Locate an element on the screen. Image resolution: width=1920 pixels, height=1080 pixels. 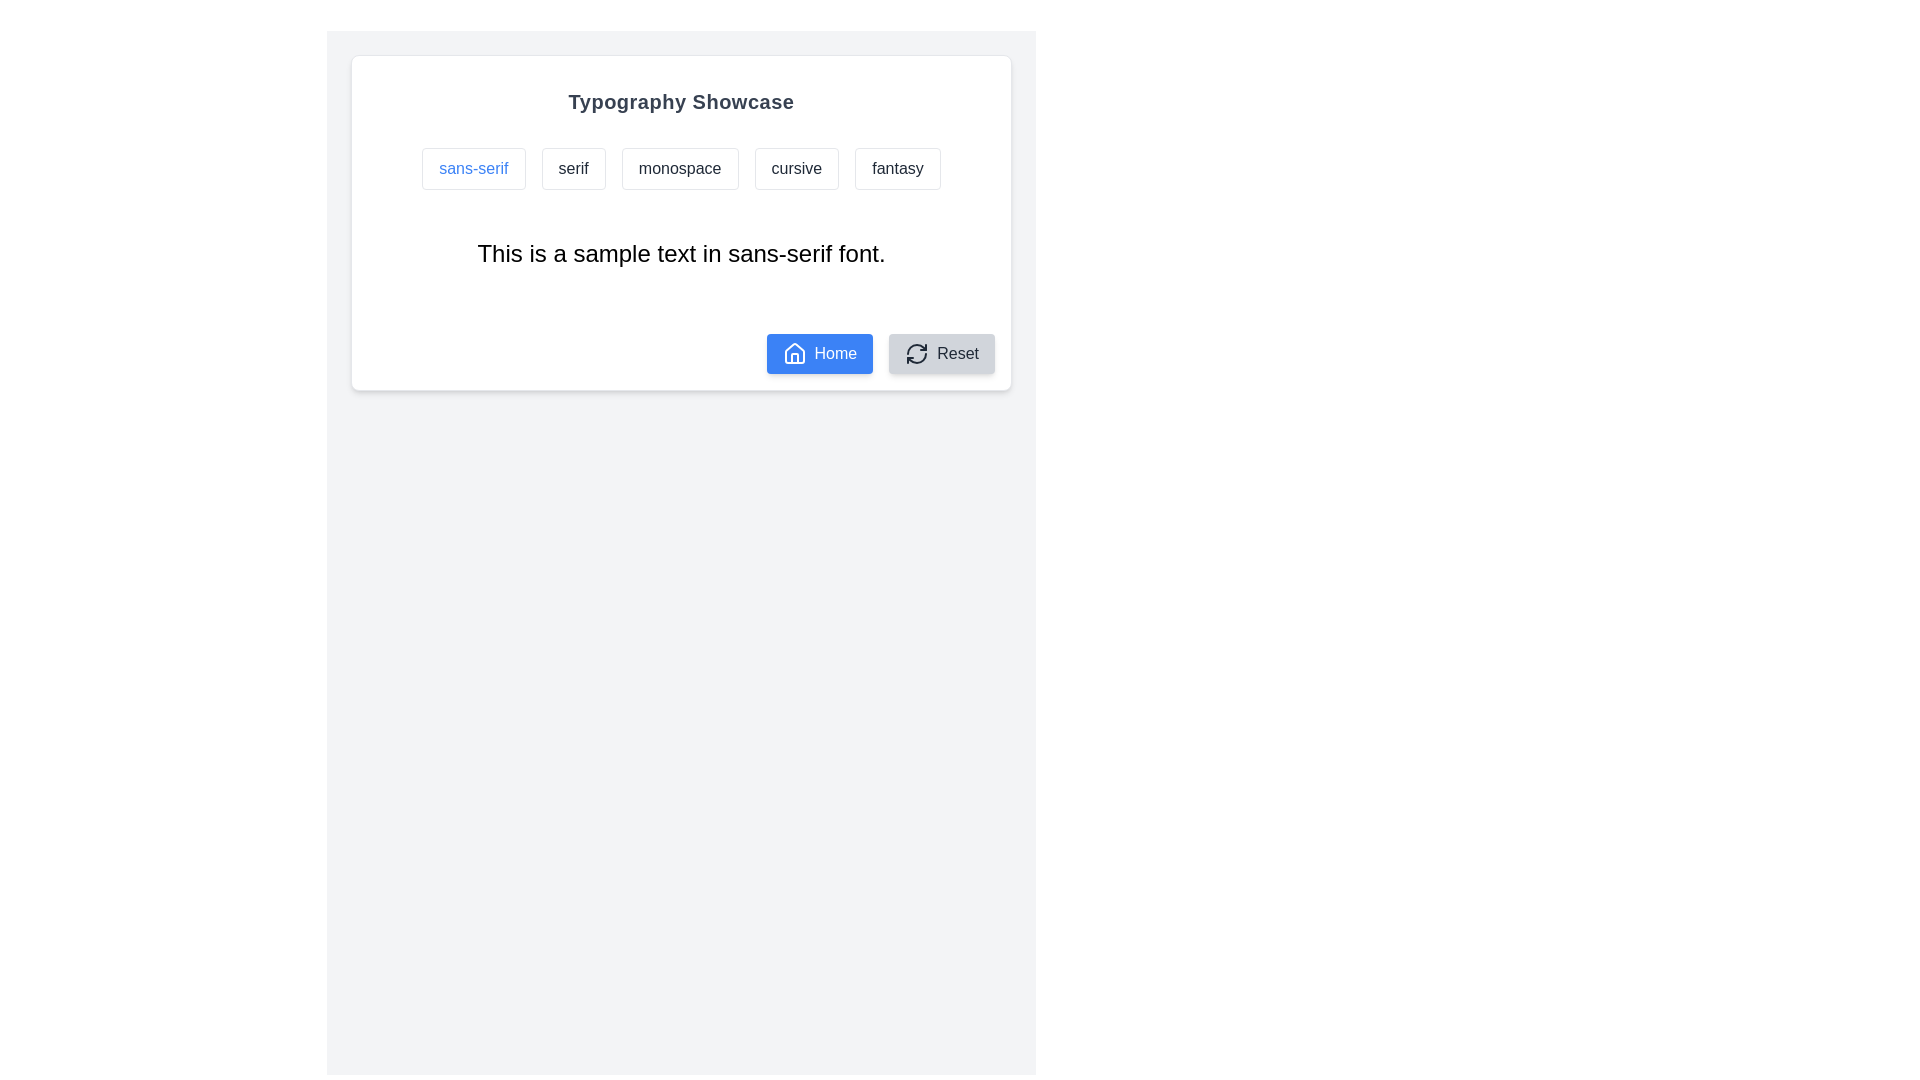
the button that allows users is located at coordinates (896, 168).